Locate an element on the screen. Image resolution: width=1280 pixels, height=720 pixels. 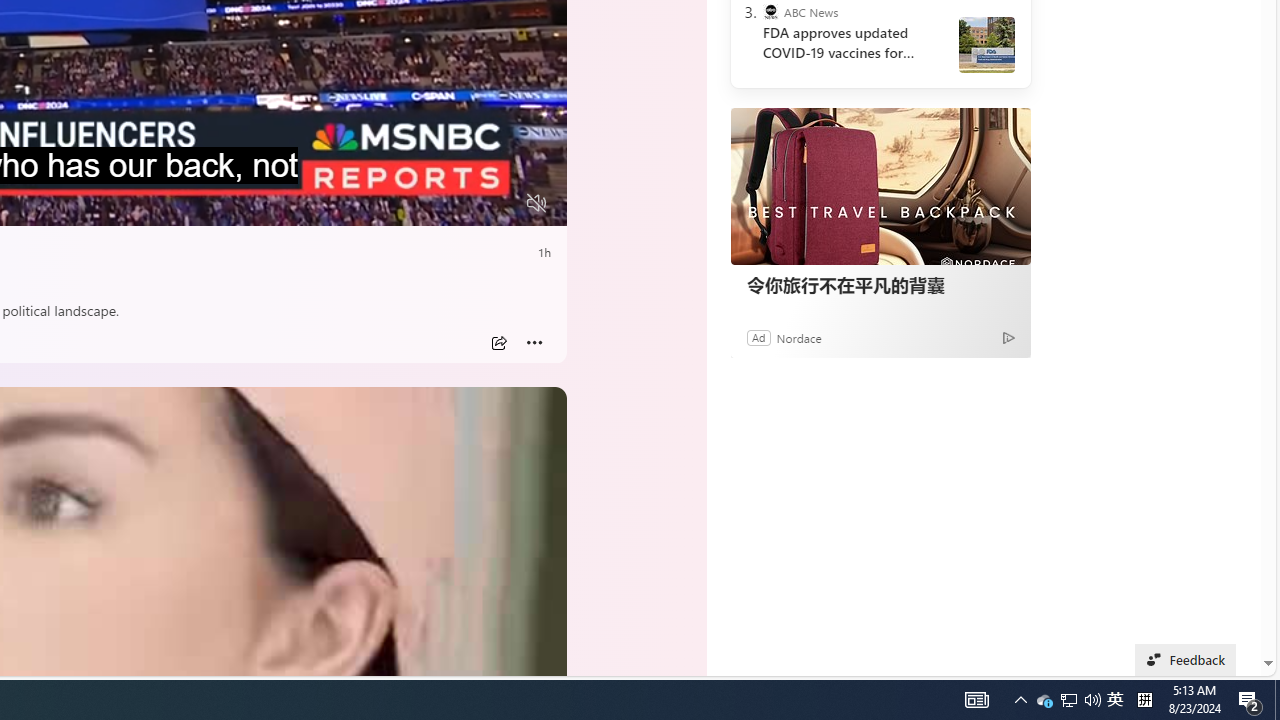
'Class: at-item inline-watch' is located at coordinates (534, 342).